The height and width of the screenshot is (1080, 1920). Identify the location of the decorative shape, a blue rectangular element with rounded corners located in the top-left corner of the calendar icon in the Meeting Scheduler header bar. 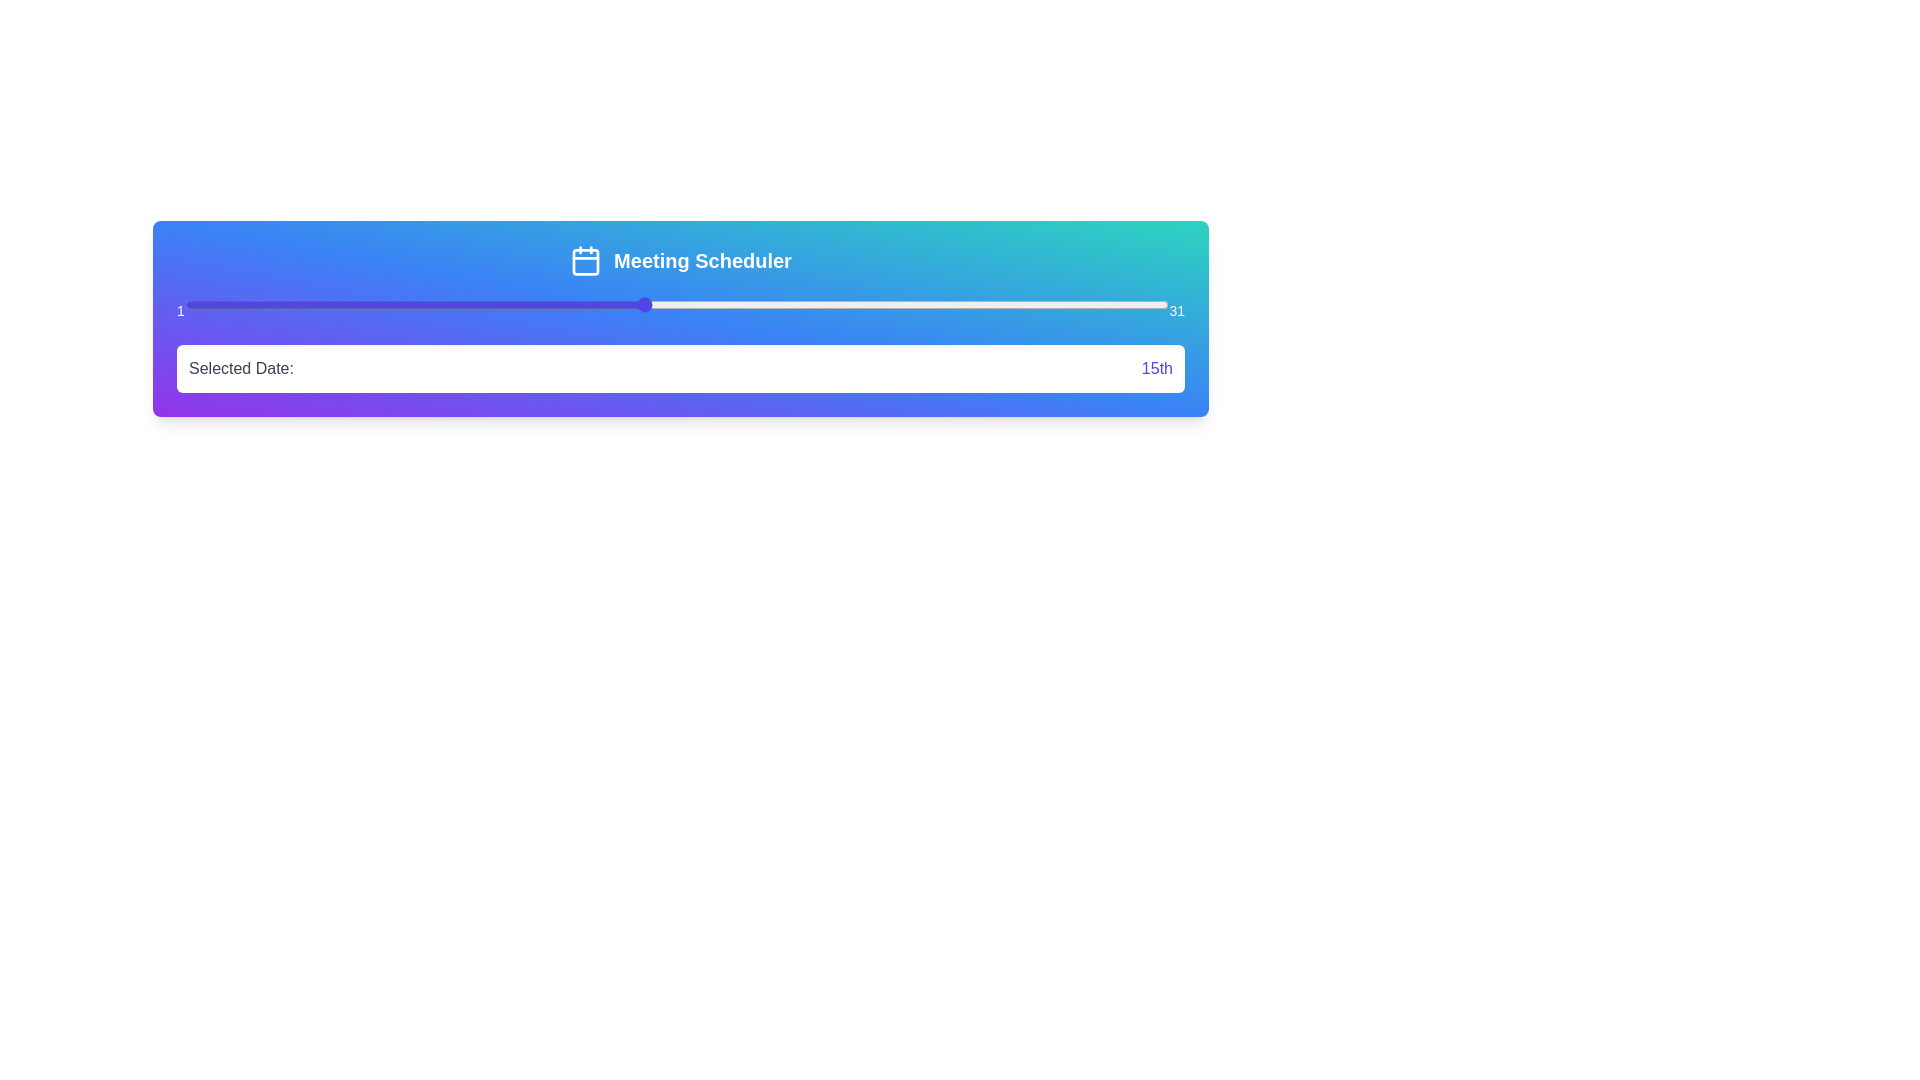
(585, 261).